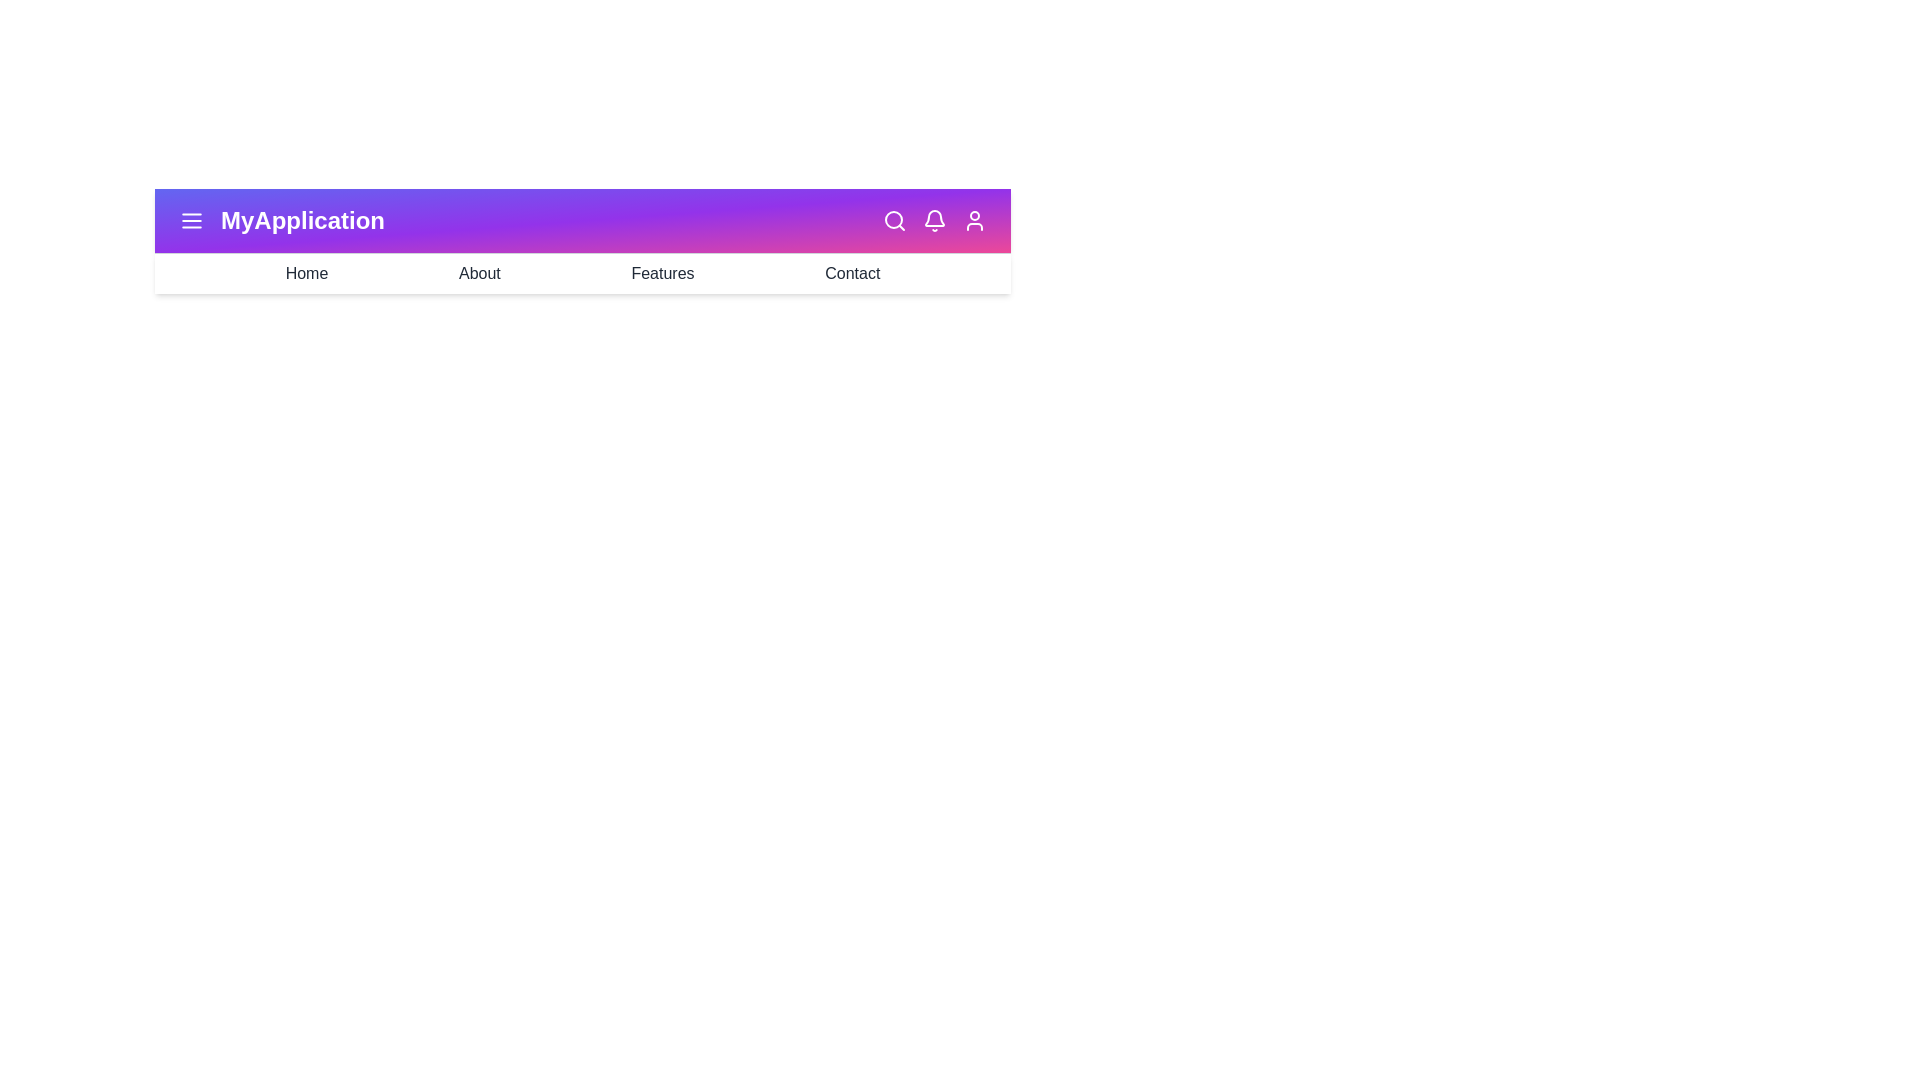  Describe the element at coordinates (893, 220) in the screenshot. I see `the search icon to initiate a search` at that location.